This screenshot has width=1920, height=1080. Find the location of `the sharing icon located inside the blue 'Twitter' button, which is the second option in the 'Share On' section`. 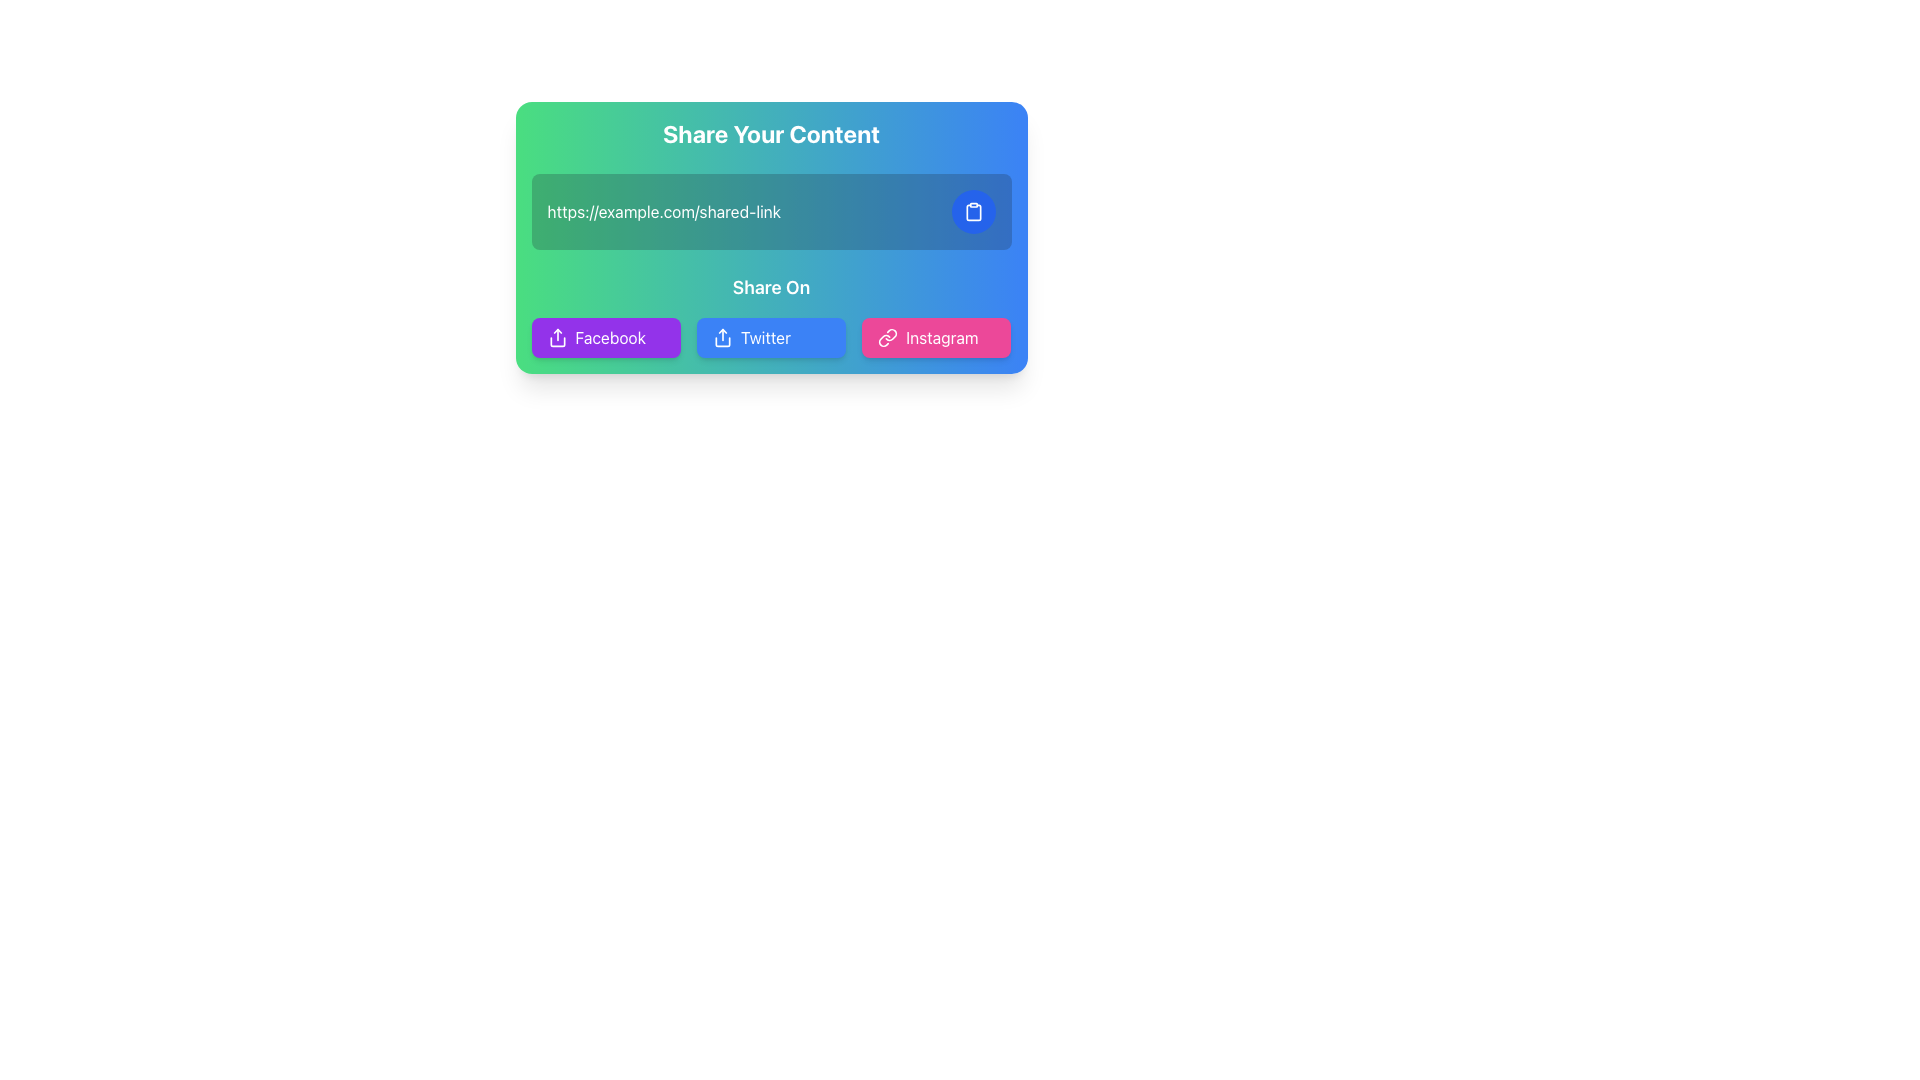

the sharing icon located inside the blue 'Twitter' button, which is the second option in the 'Share On' section is located at coordinates (721, 337).